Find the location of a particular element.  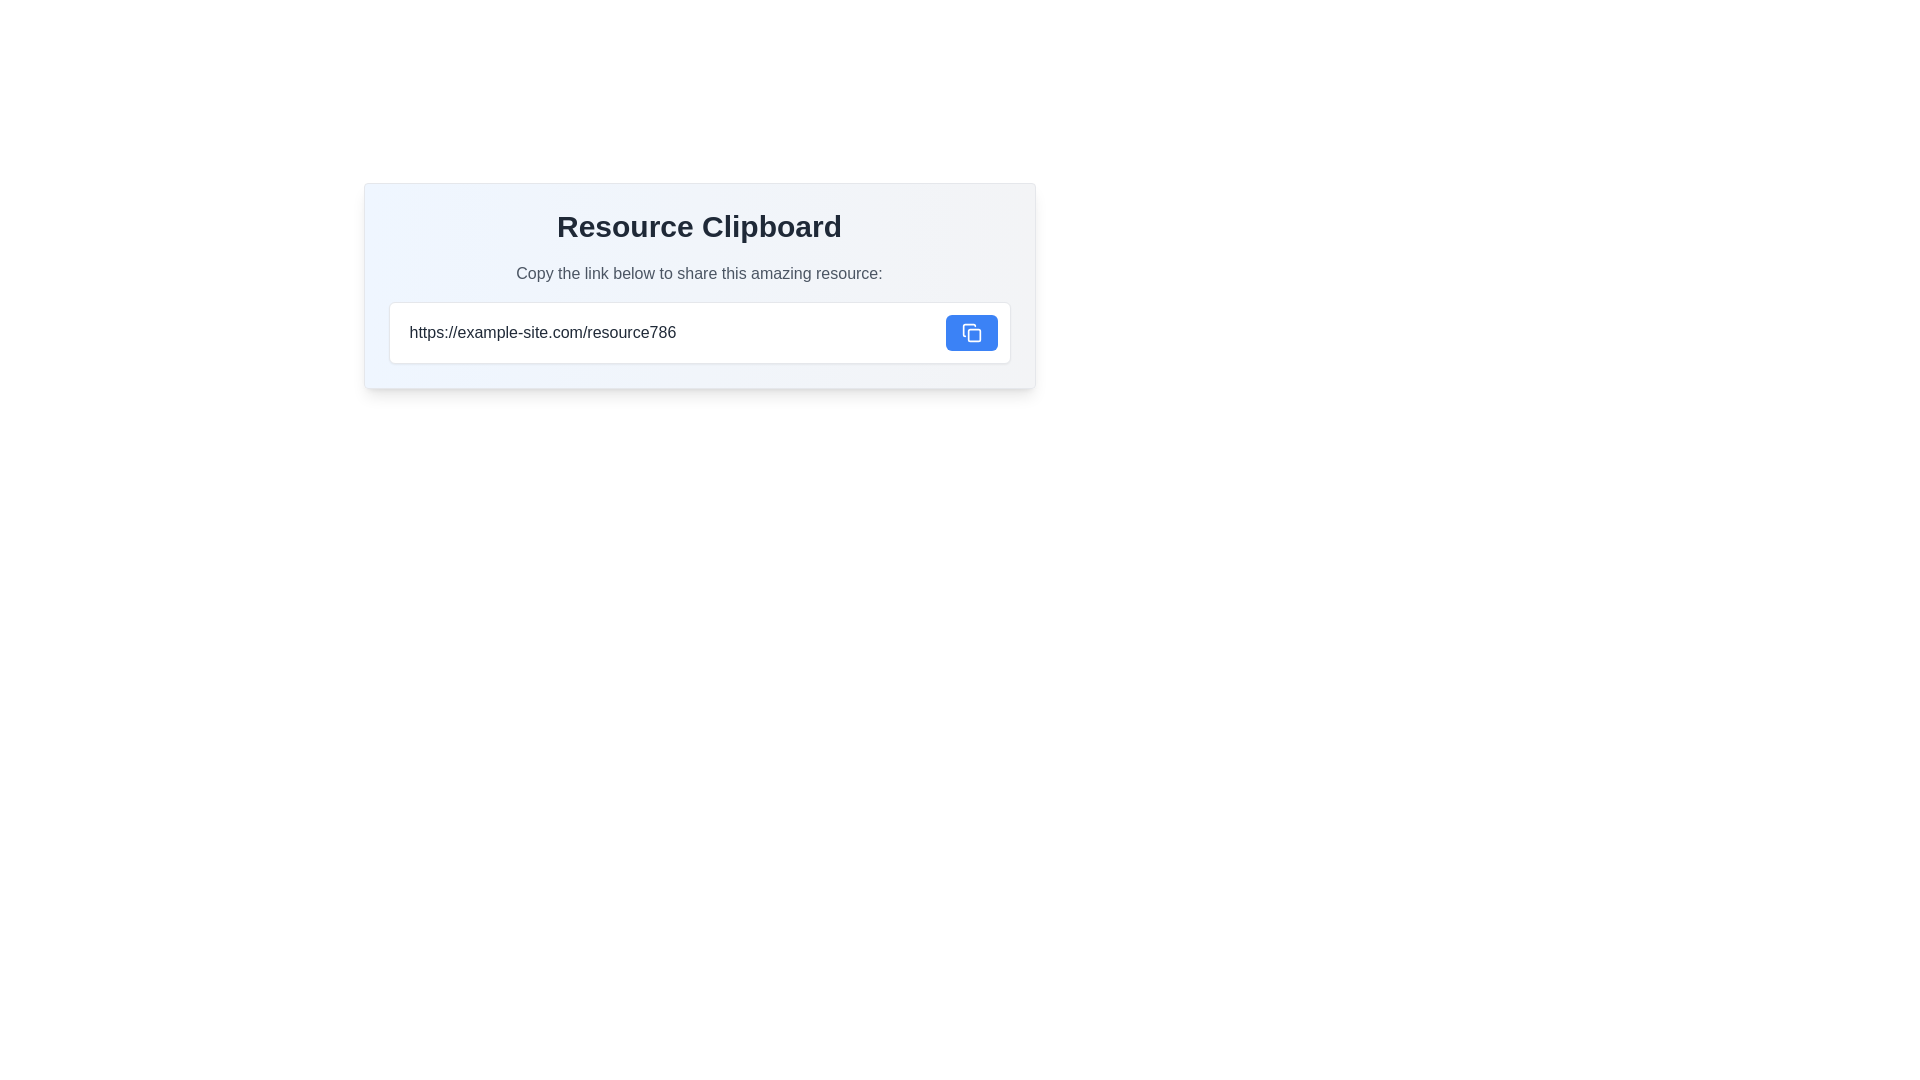

the Text Label that provides instruction or context about sharing a resource via the URL, positioned below the 'Resource Clipboard' title and above the URL input field is located at coordinates (699, 273).